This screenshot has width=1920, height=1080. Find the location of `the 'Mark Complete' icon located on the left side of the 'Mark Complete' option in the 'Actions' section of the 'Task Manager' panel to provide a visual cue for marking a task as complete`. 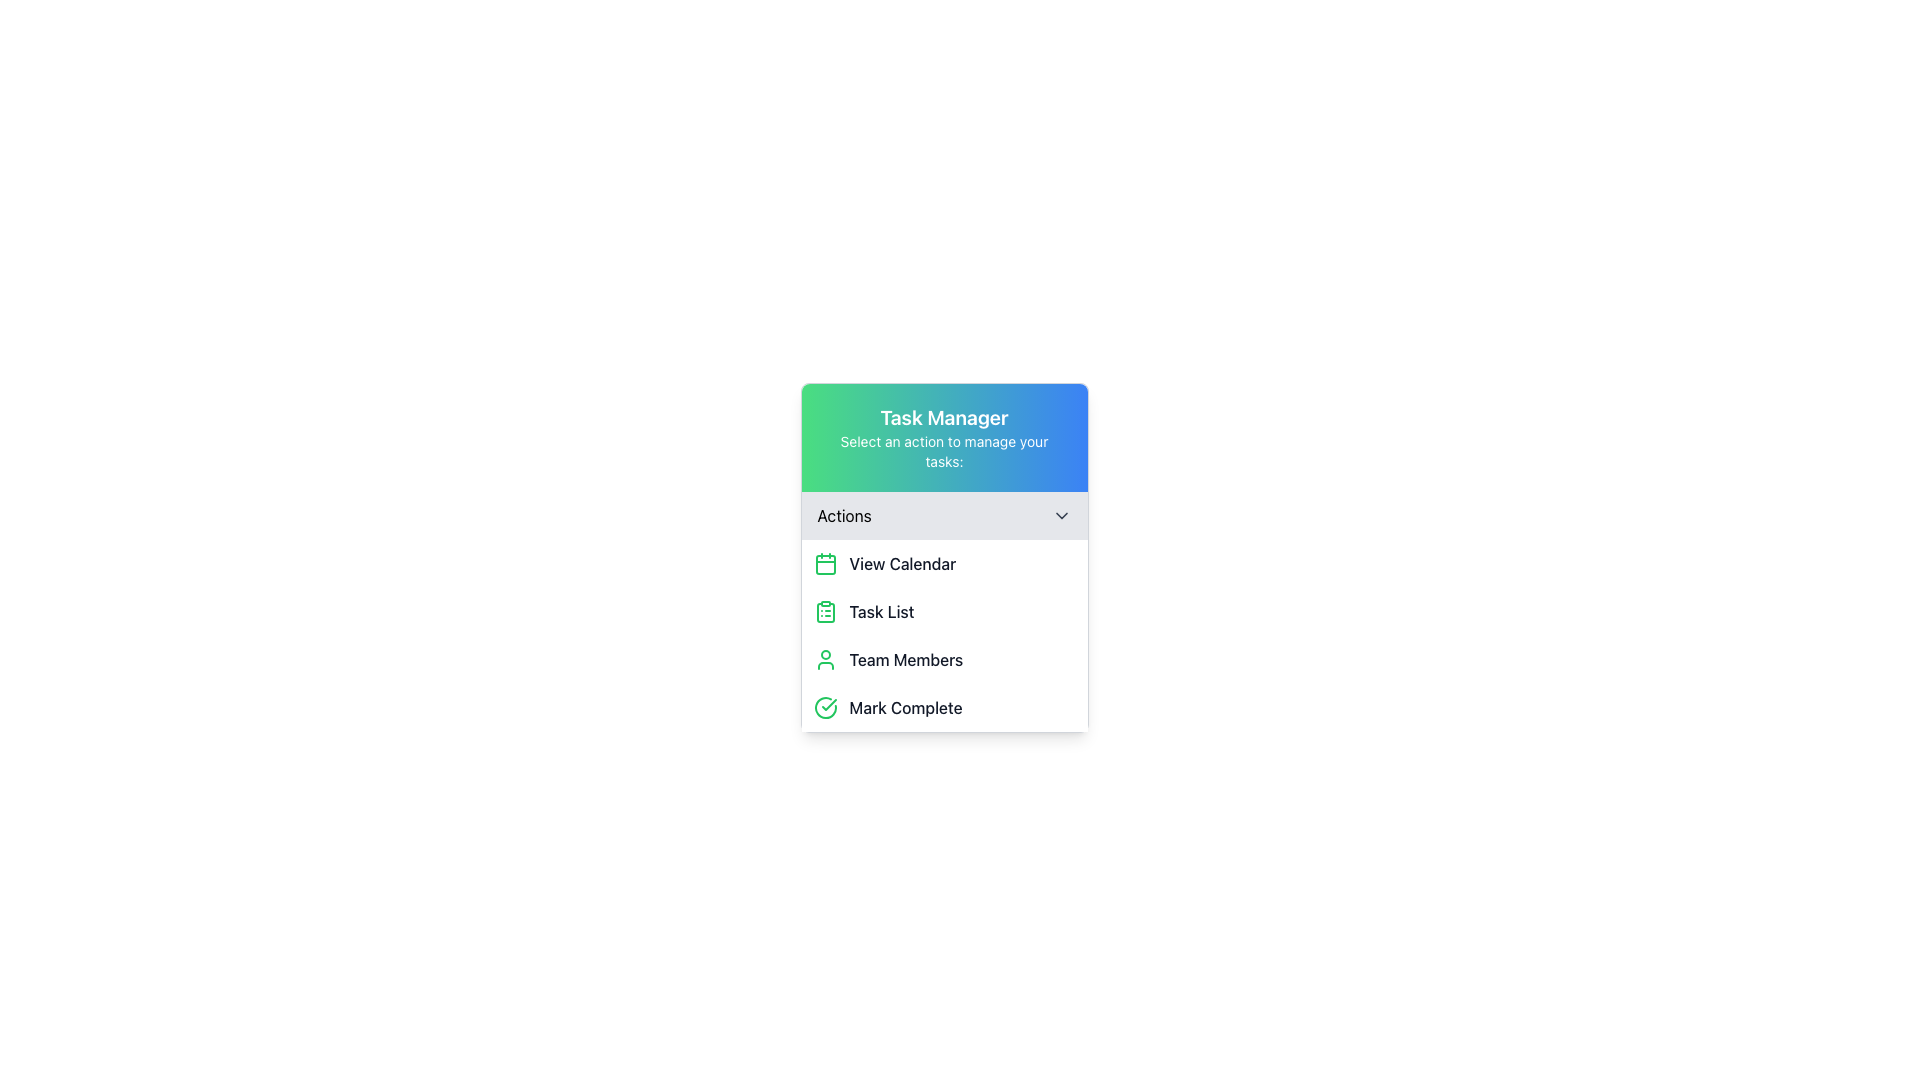

the 'Mark Complete' icon located on the left side of the 'Mark Complete' option in the 'Actions' section of the 'Task Manager' panel to provide a visual cue for marking a task as complete is located at coordinates (825, 707).